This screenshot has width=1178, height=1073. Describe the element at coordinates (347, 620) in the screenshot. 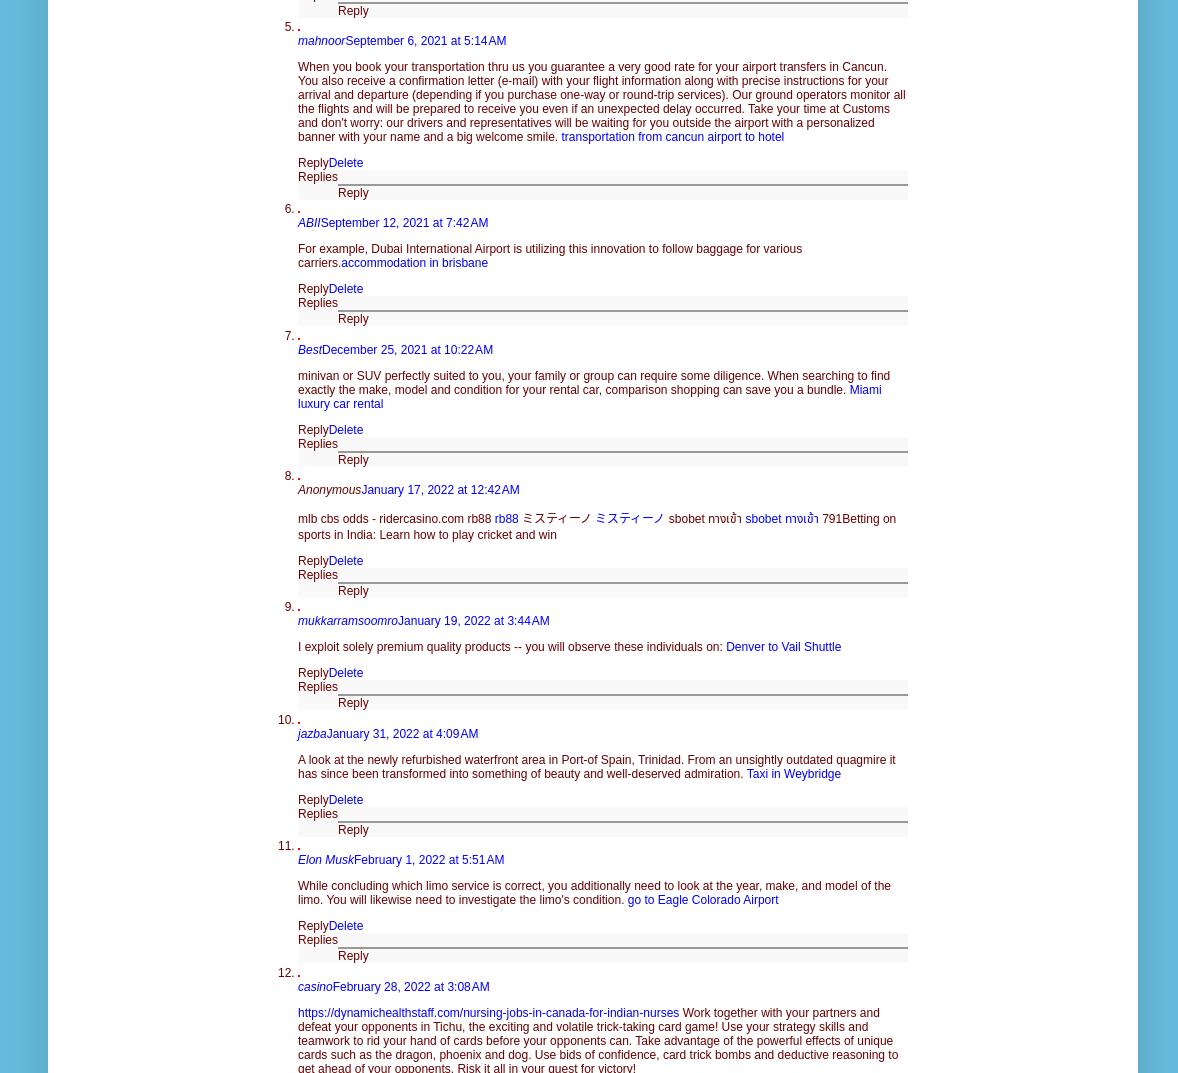

I see `'mukkarramsoomro'` at that location.